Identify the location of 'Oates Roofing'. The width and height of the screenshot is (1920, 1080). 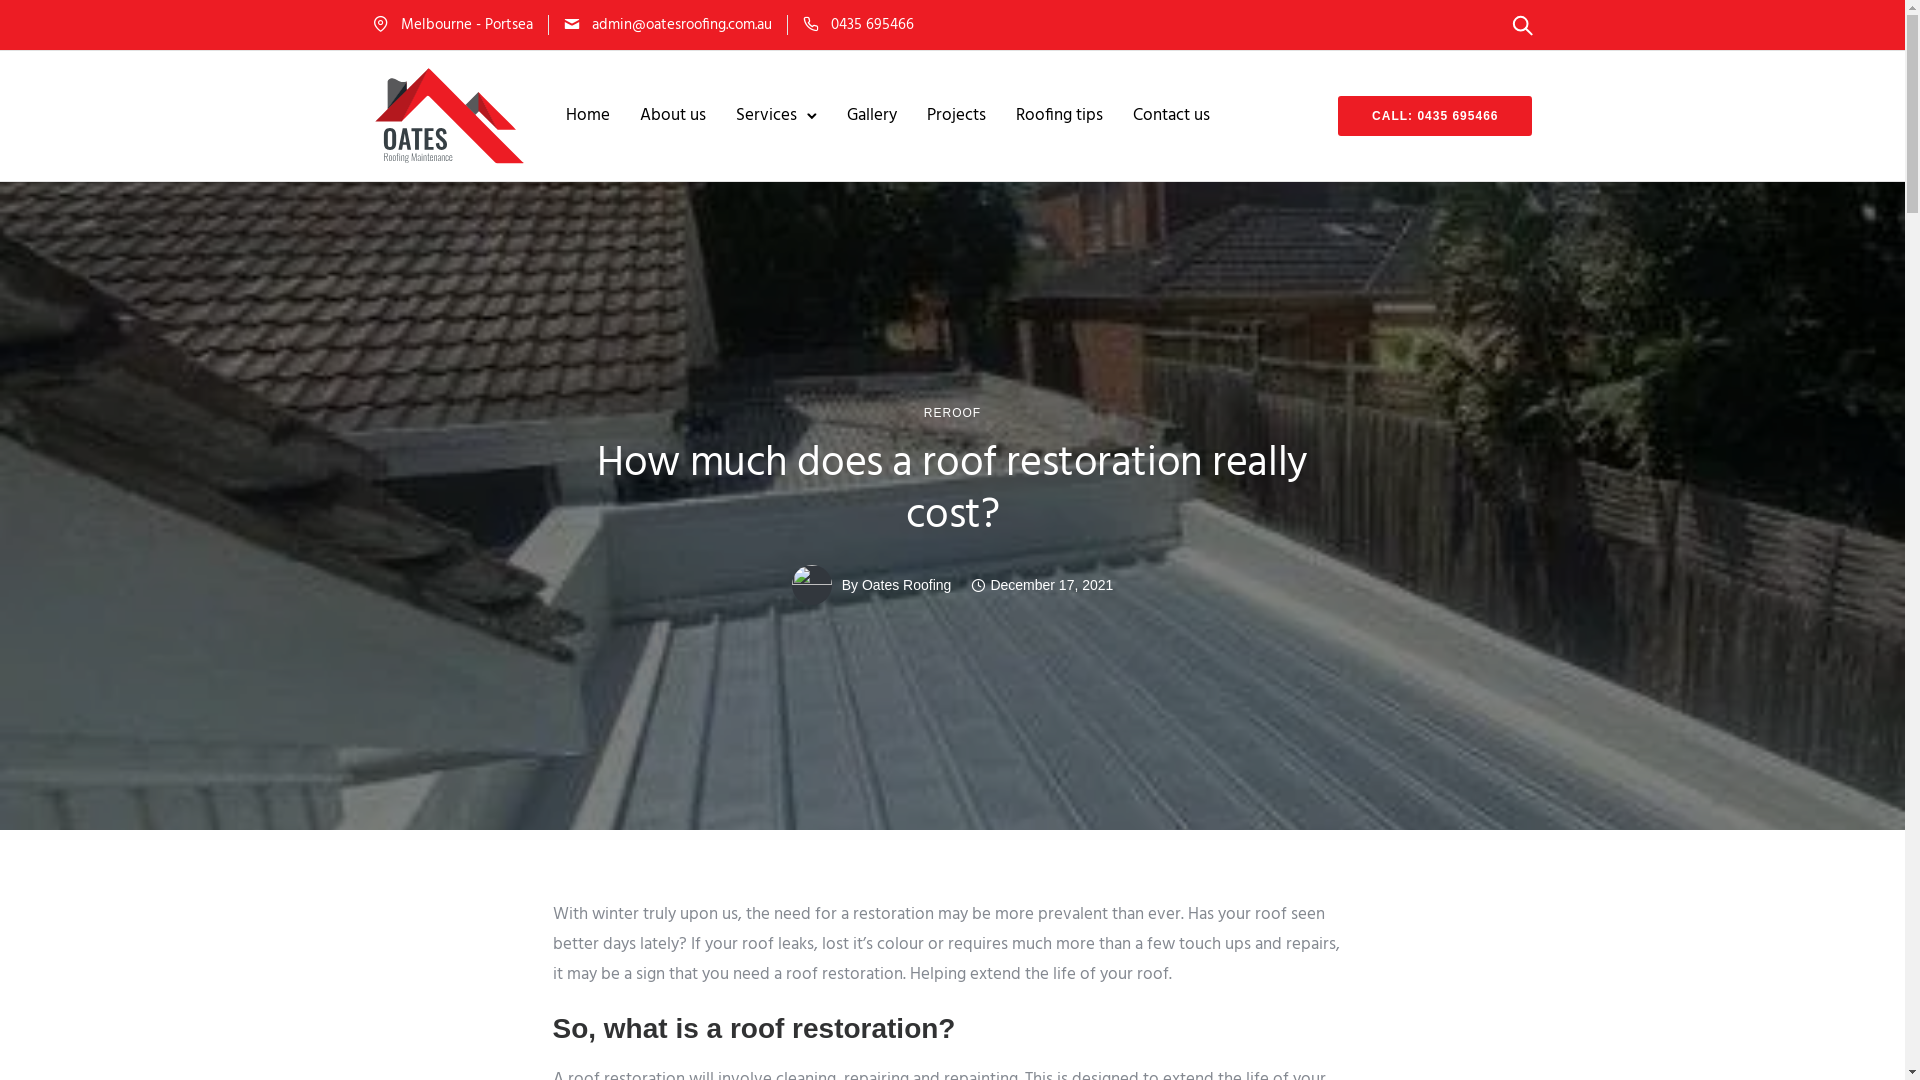
(906, 585).